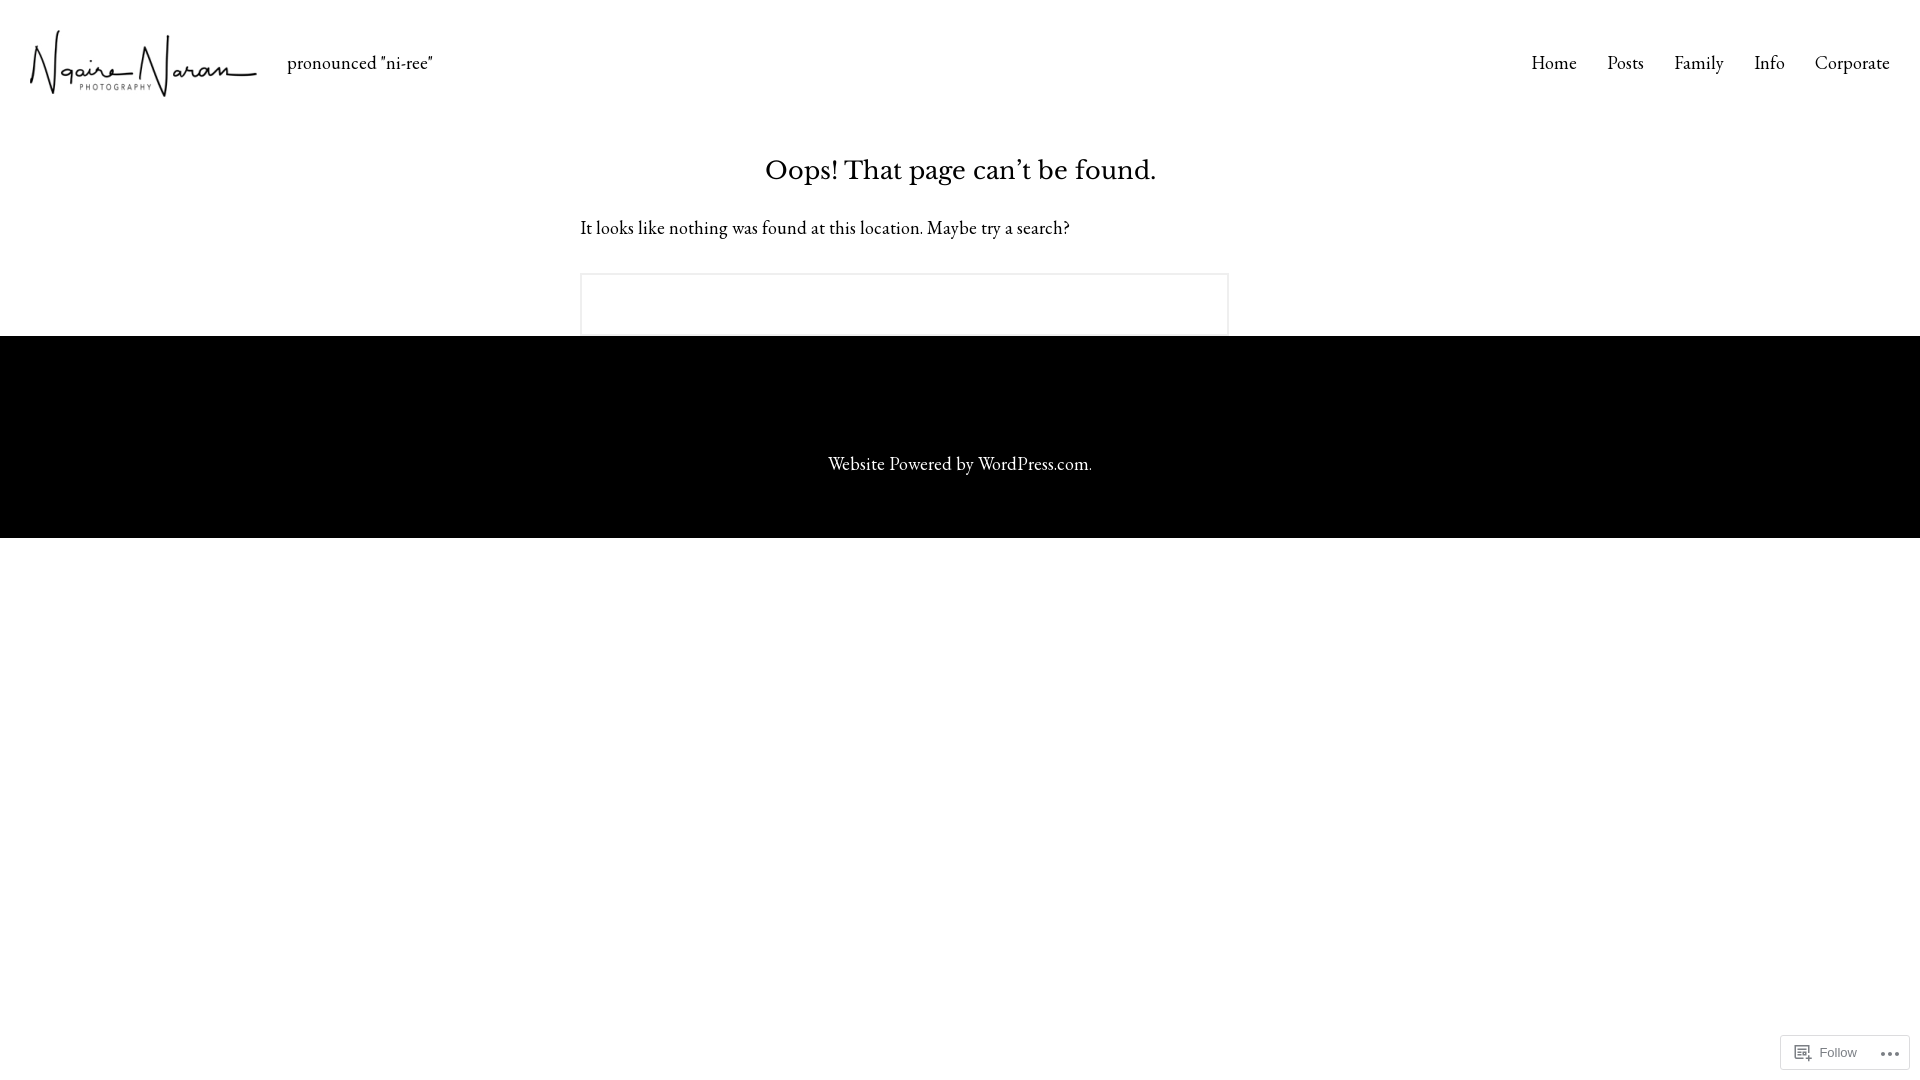 This screenshot has height=1080, width=1920. What do you see at coordinates (1814, 62) in the screenshot?
I see `'Corporate'` at bounding box center [1814, 62].